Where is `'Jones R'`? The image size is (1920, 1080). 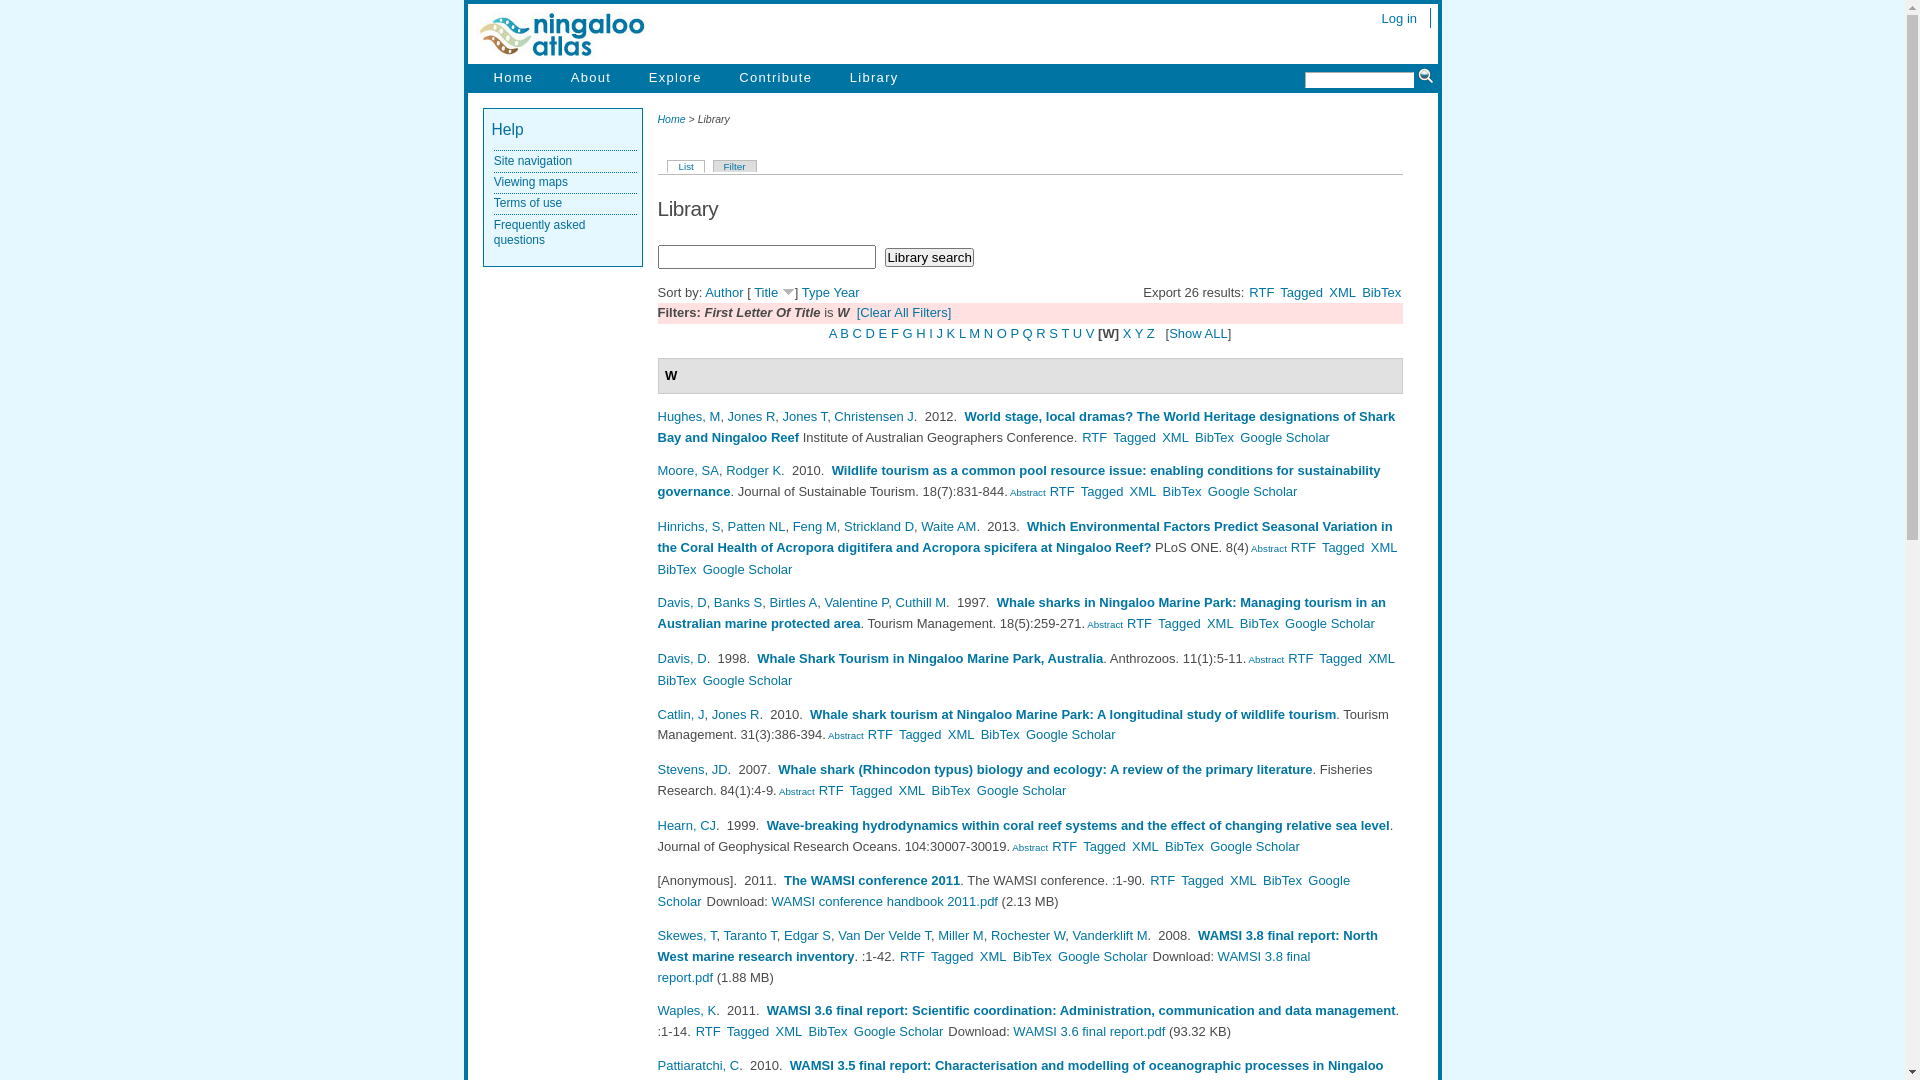
'Jones R' is located at coordinates (751, 415).